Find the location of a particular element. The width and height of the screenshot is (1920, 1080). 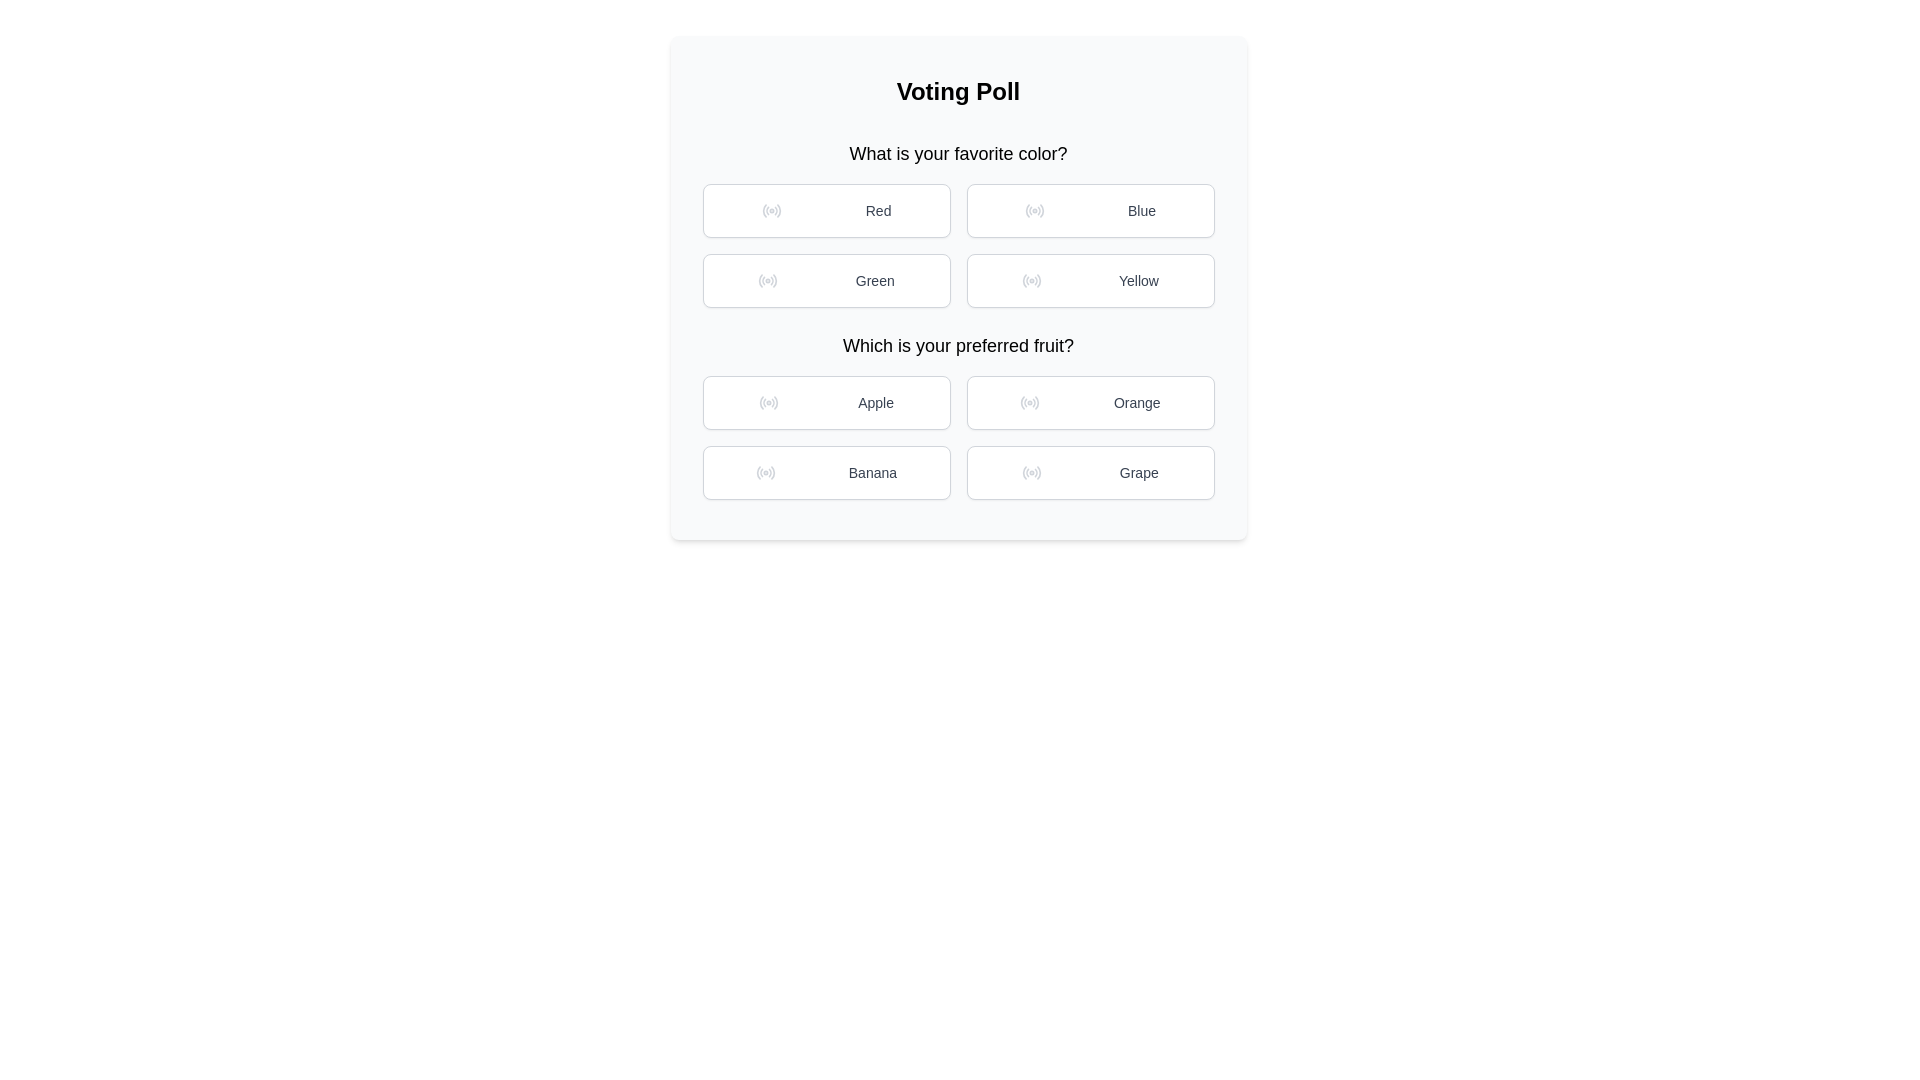

the selectable button for the 'Yellow' option in the voting choice interface under the title 'What is your favorite color?' is located at coordinates (1089, 281).